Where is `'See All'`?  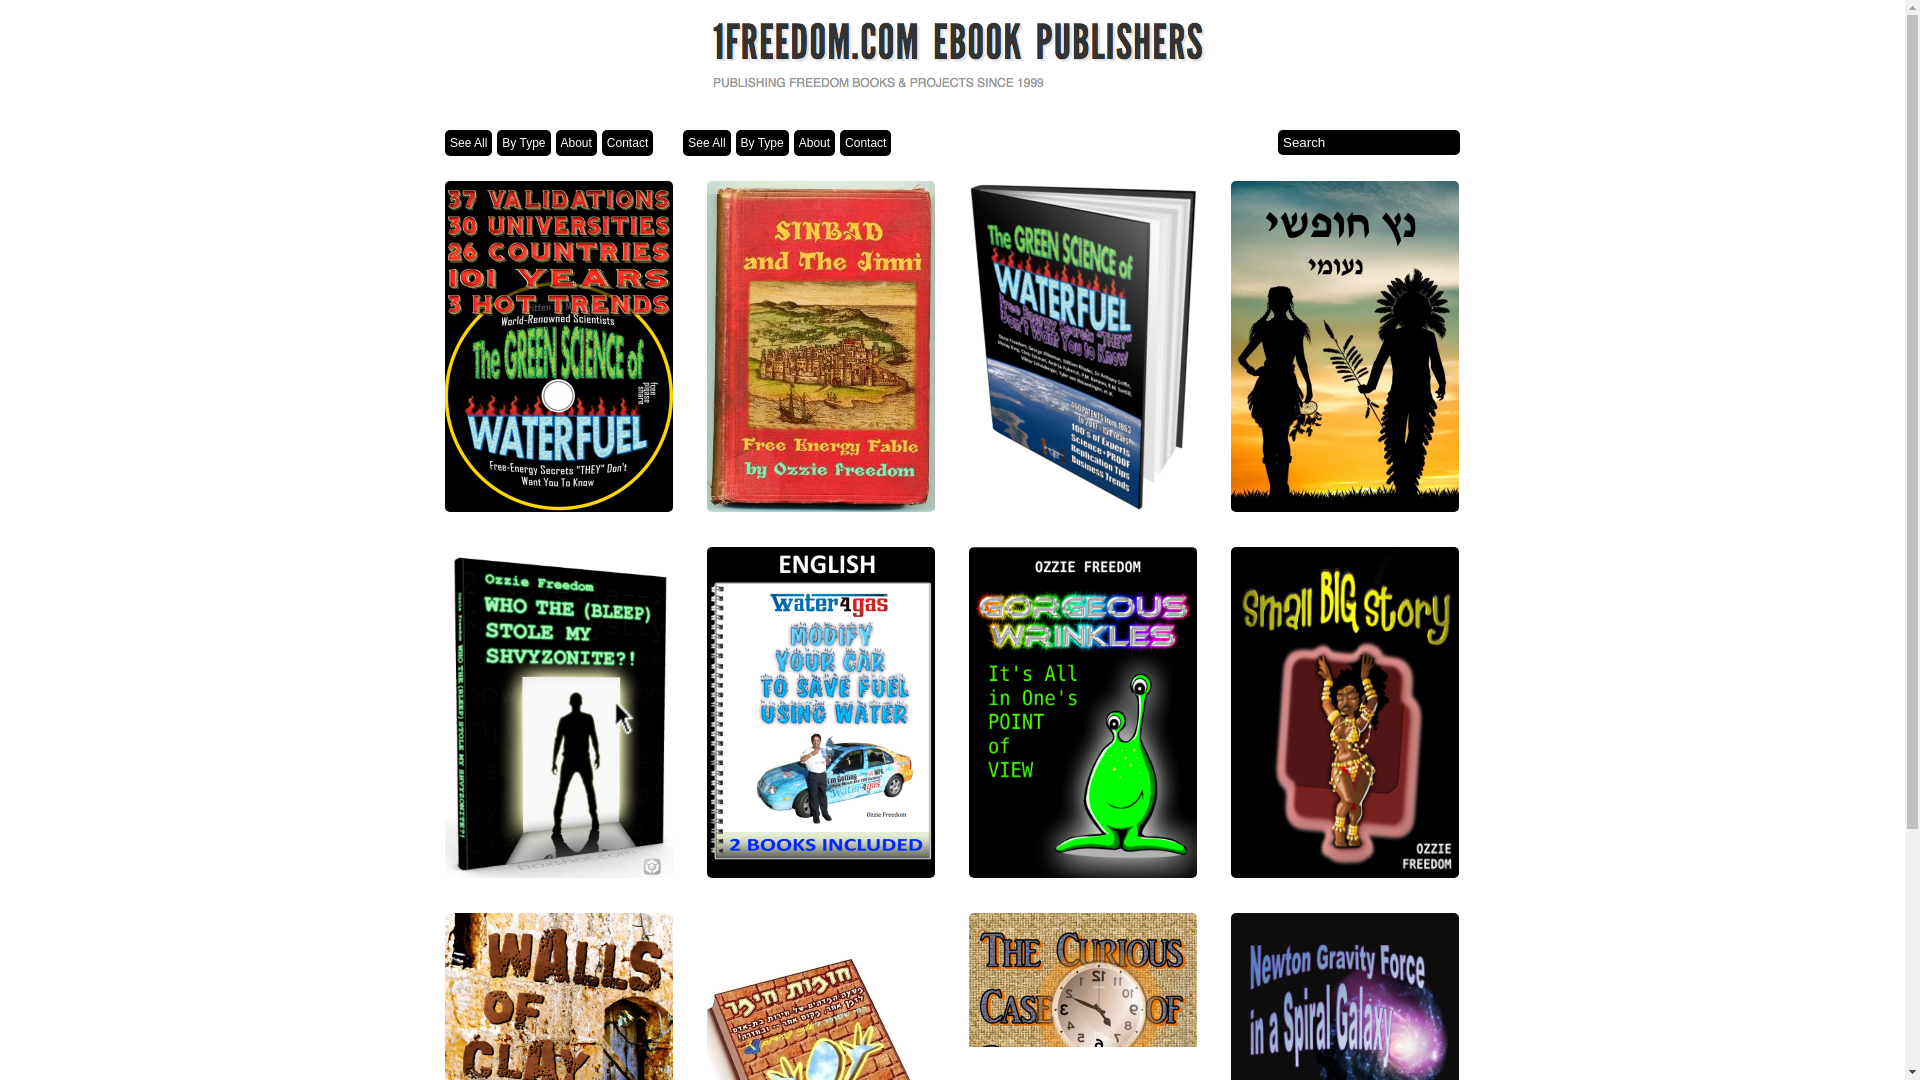
'See All' is located at coordinates (682, 141).